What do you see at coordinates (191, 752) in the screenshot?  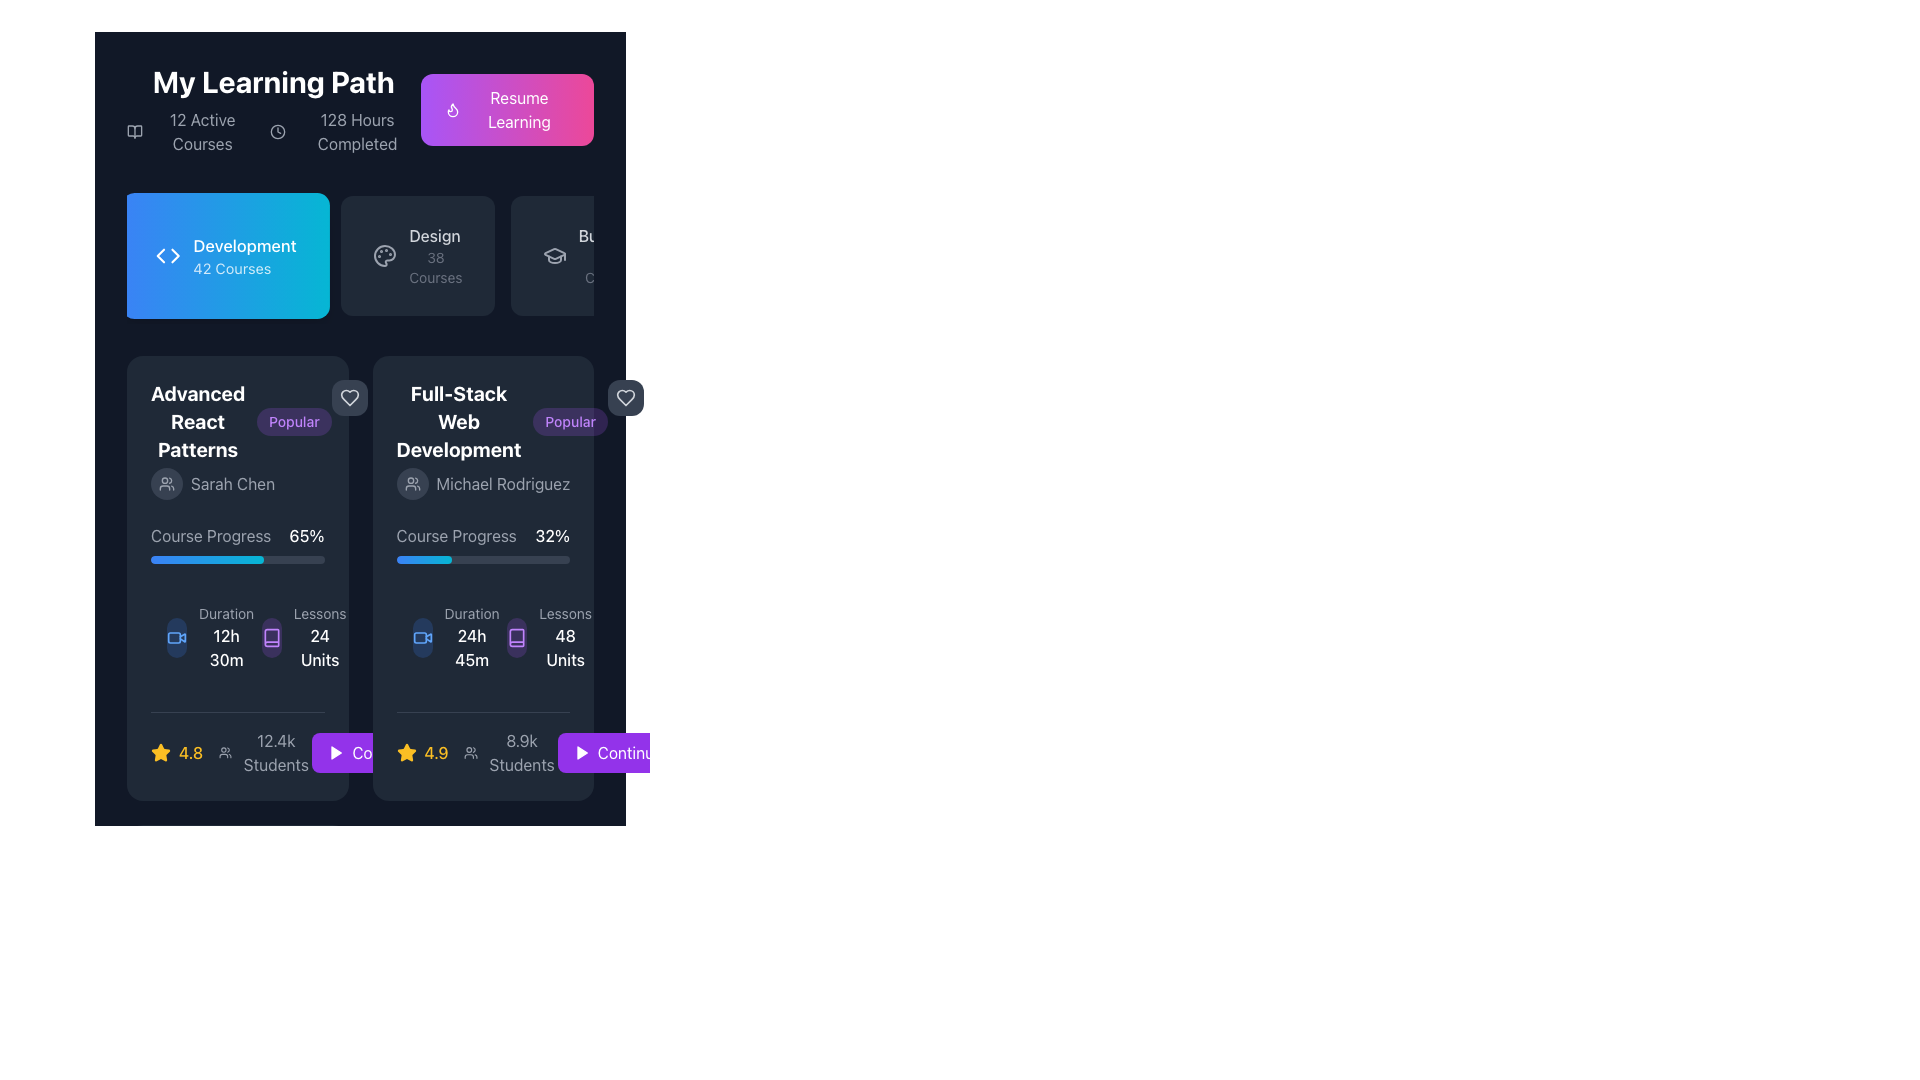 I see `the rating value text that displays course feedback or quality, located in the bottom section of the left card, aligned with a star icon and above the text '12.4k Students'` at bounding box center [191, 752].